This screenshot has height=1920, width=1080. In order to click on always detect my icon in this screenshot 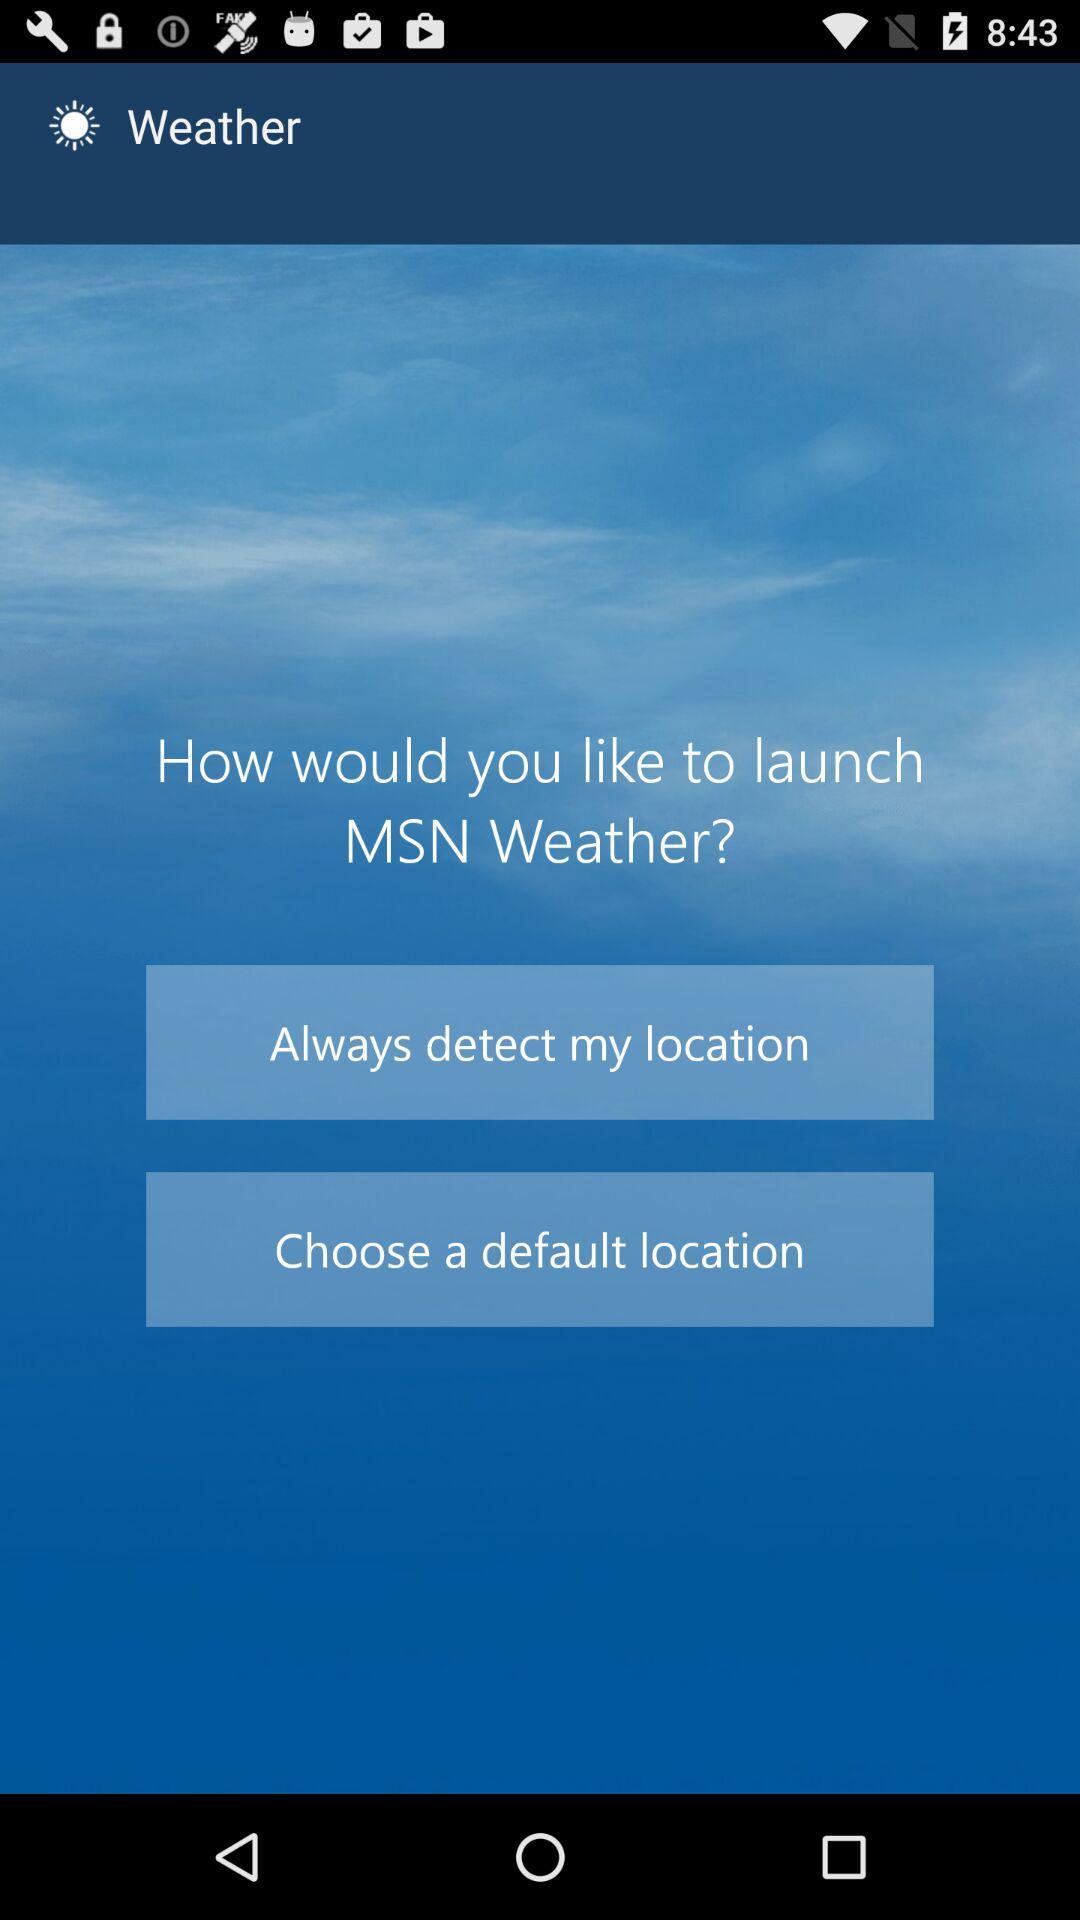, I will do `click(540, 1041)`.